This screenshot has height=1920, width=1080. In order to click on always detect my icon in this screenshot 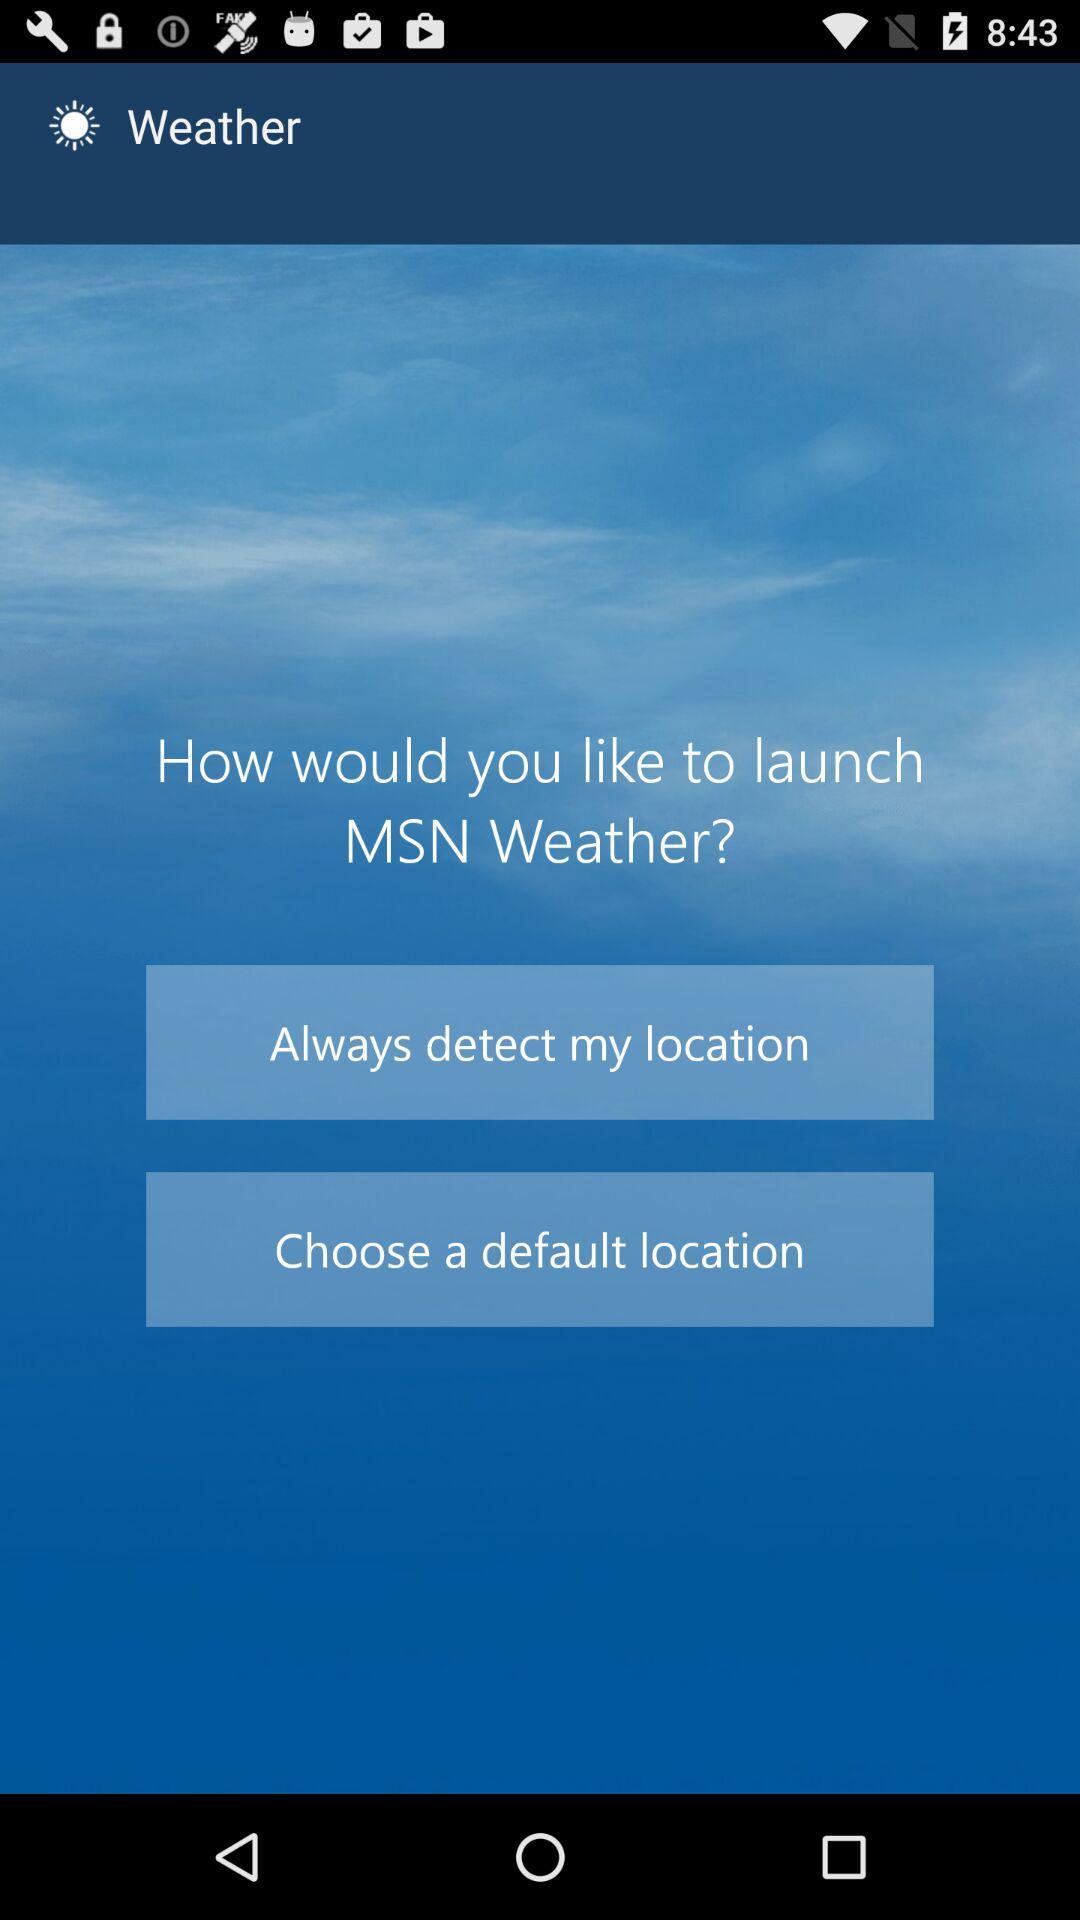, I will do `click(540, 1041)`.